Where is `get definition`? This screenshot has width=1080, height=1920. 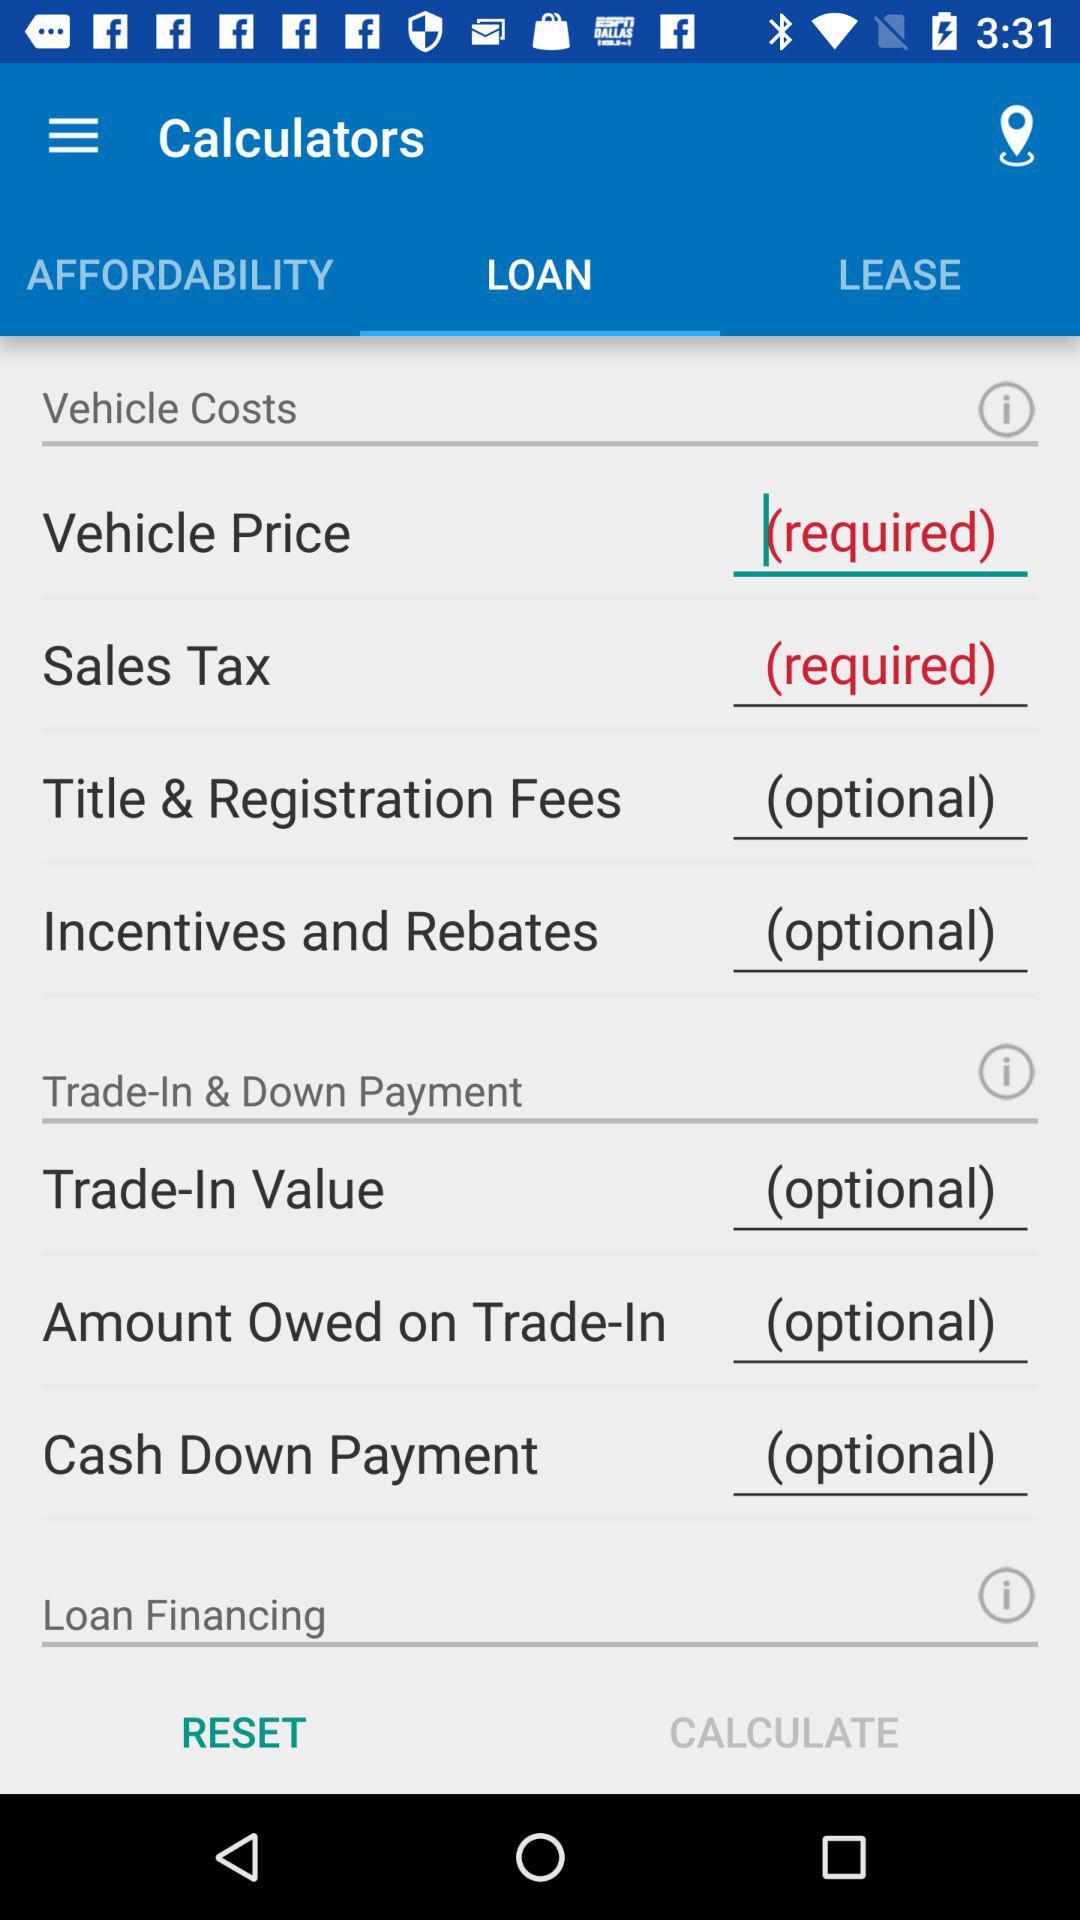
get definition is located at coordinates (1006, 1070).